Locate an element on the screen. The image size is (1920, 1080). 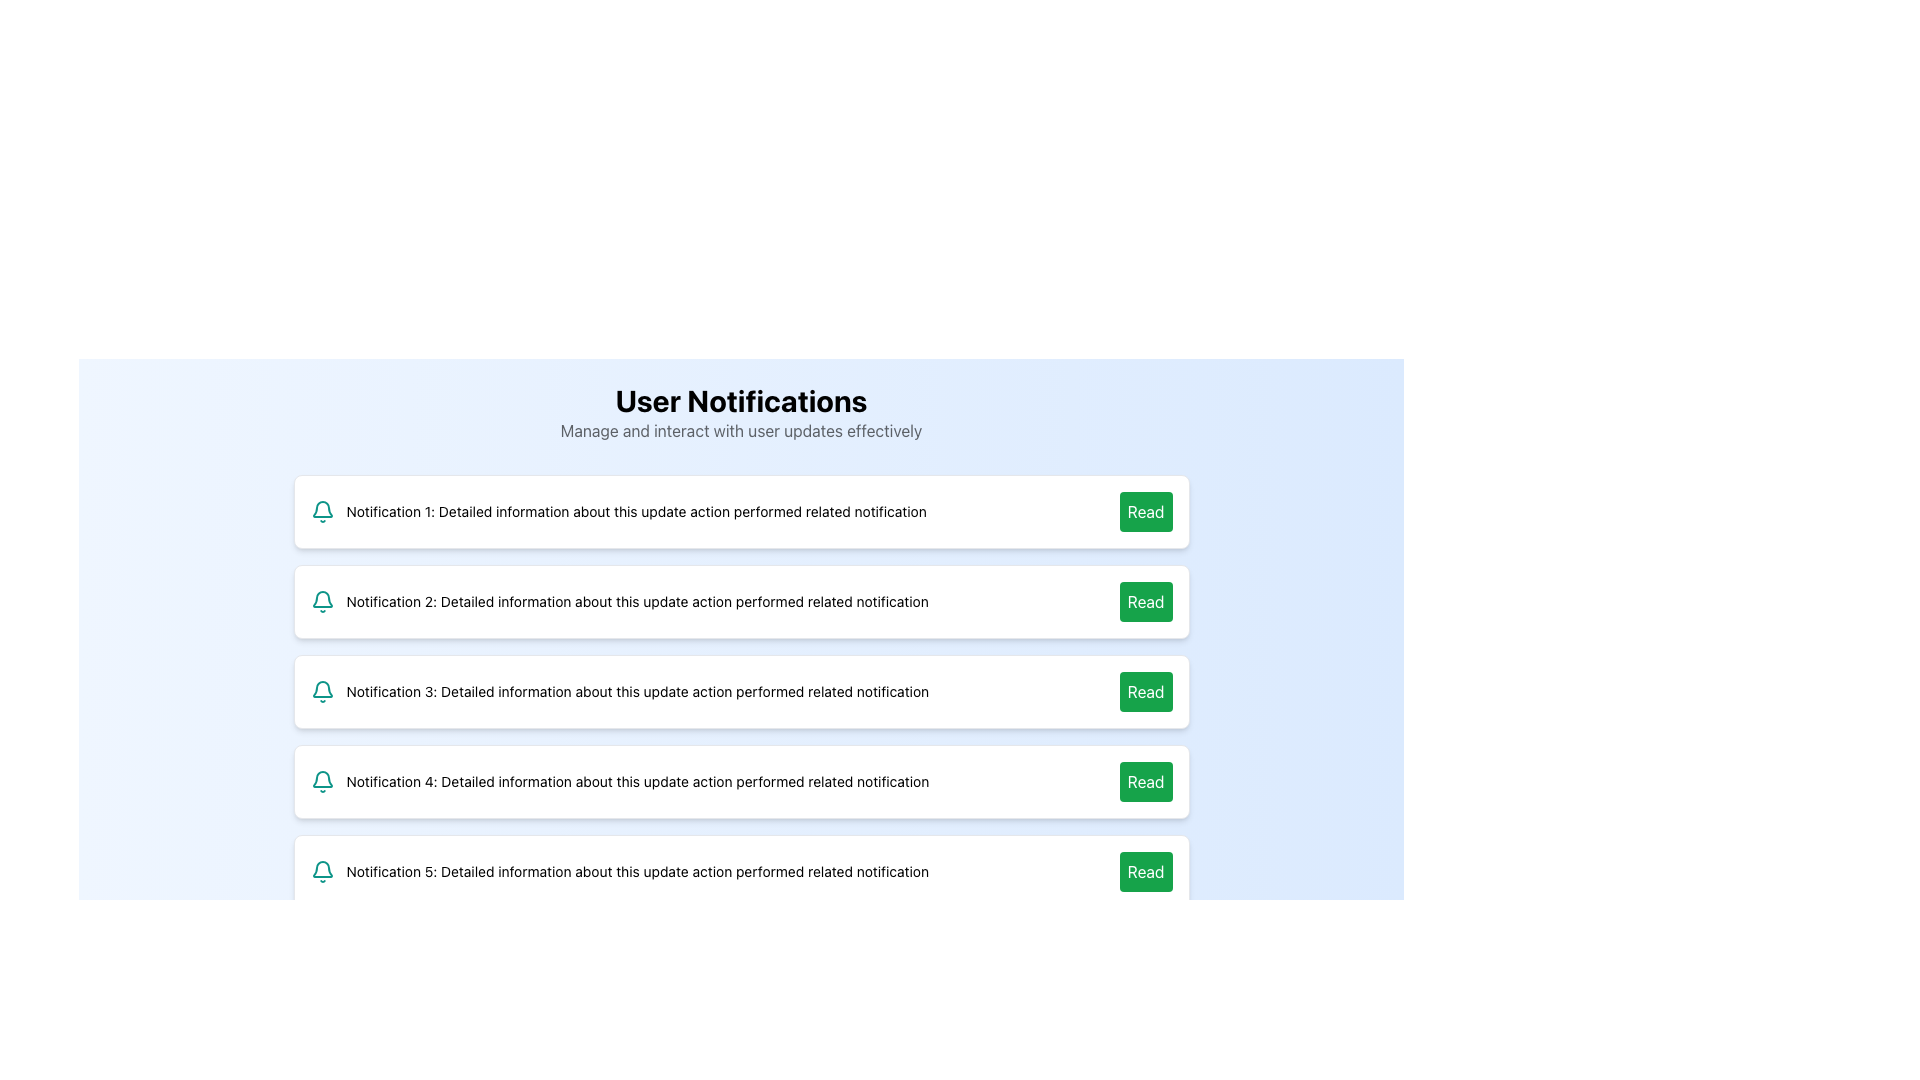
the notification list item that includes a teal bell icon and a green 'Read' button, which contains the text 'Notification 2: Detailed information about this update action performed related notification.' is located at coordinates (740, 600).